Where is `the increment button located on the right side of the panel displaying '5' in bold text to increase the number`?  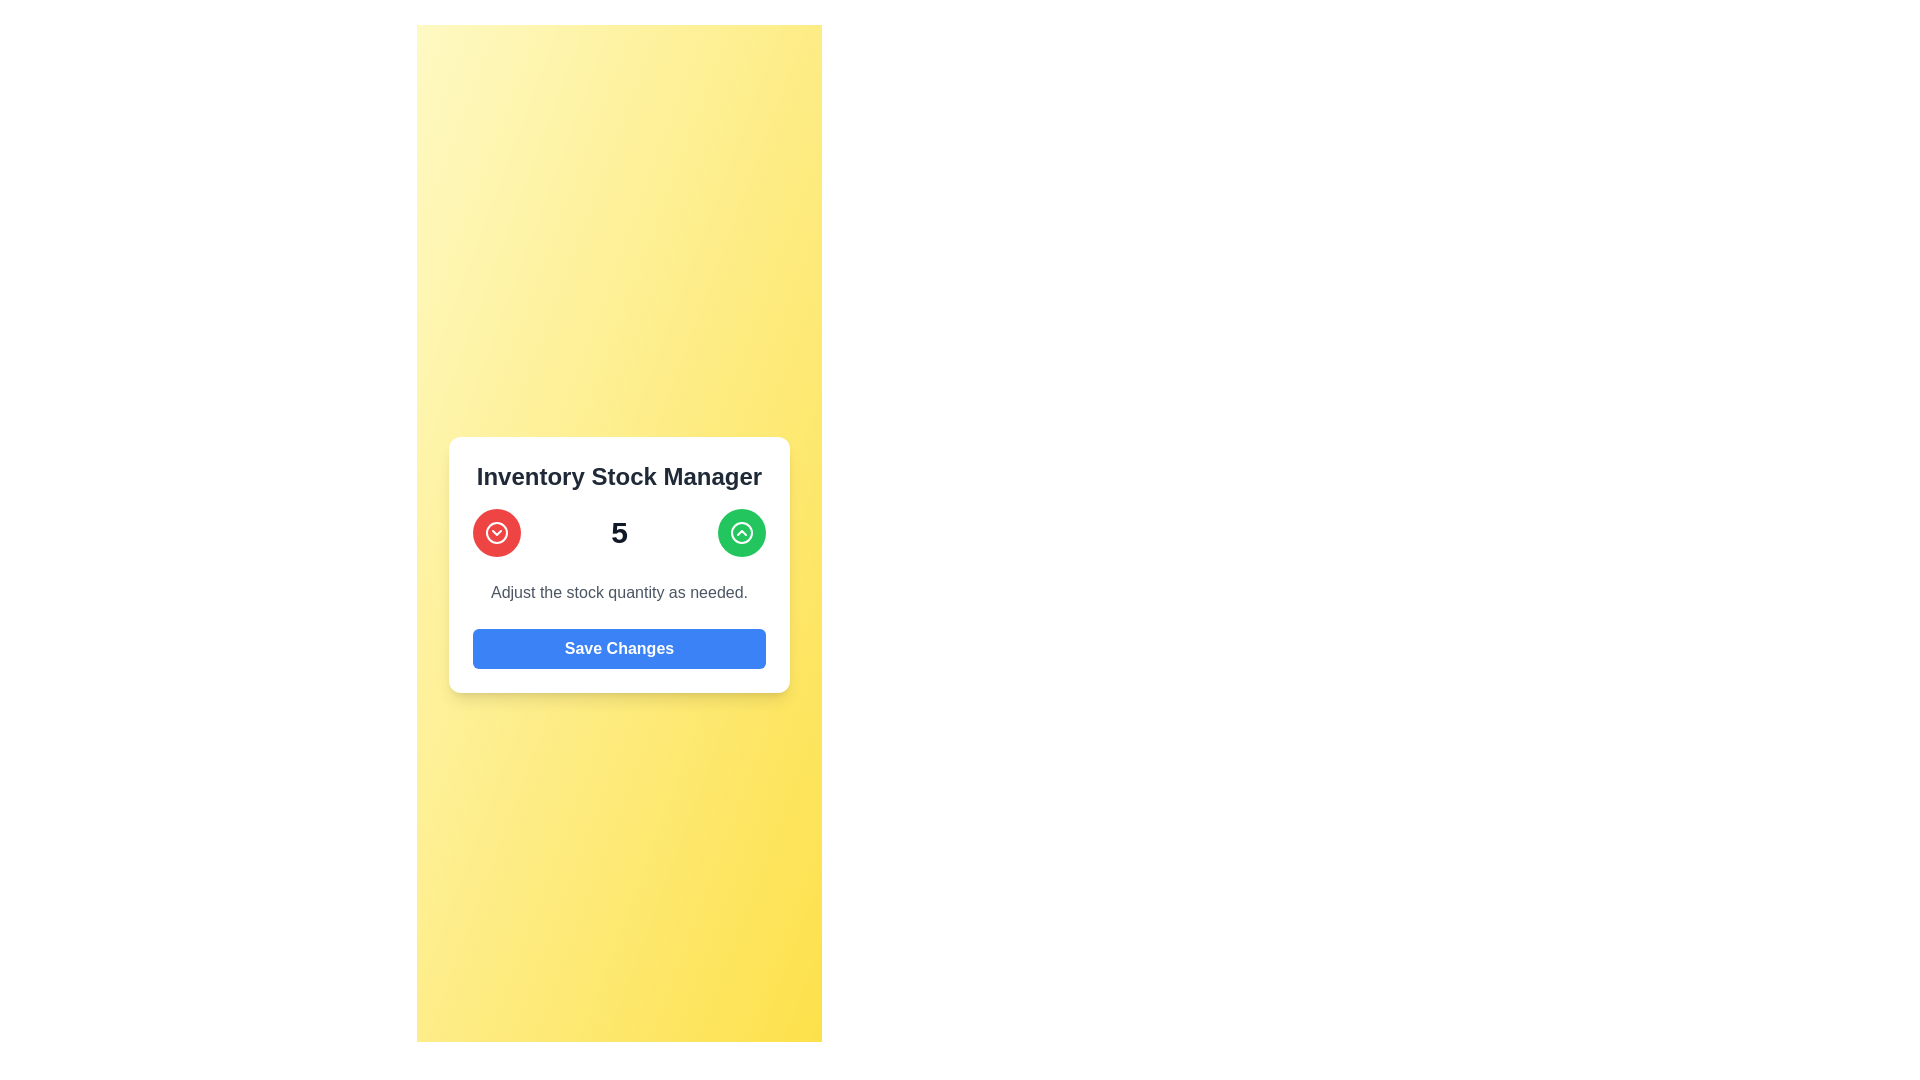
the increment button located on the right side of the panel displaying '5' in bold text to increase the number is located at coordinates (741, 531).